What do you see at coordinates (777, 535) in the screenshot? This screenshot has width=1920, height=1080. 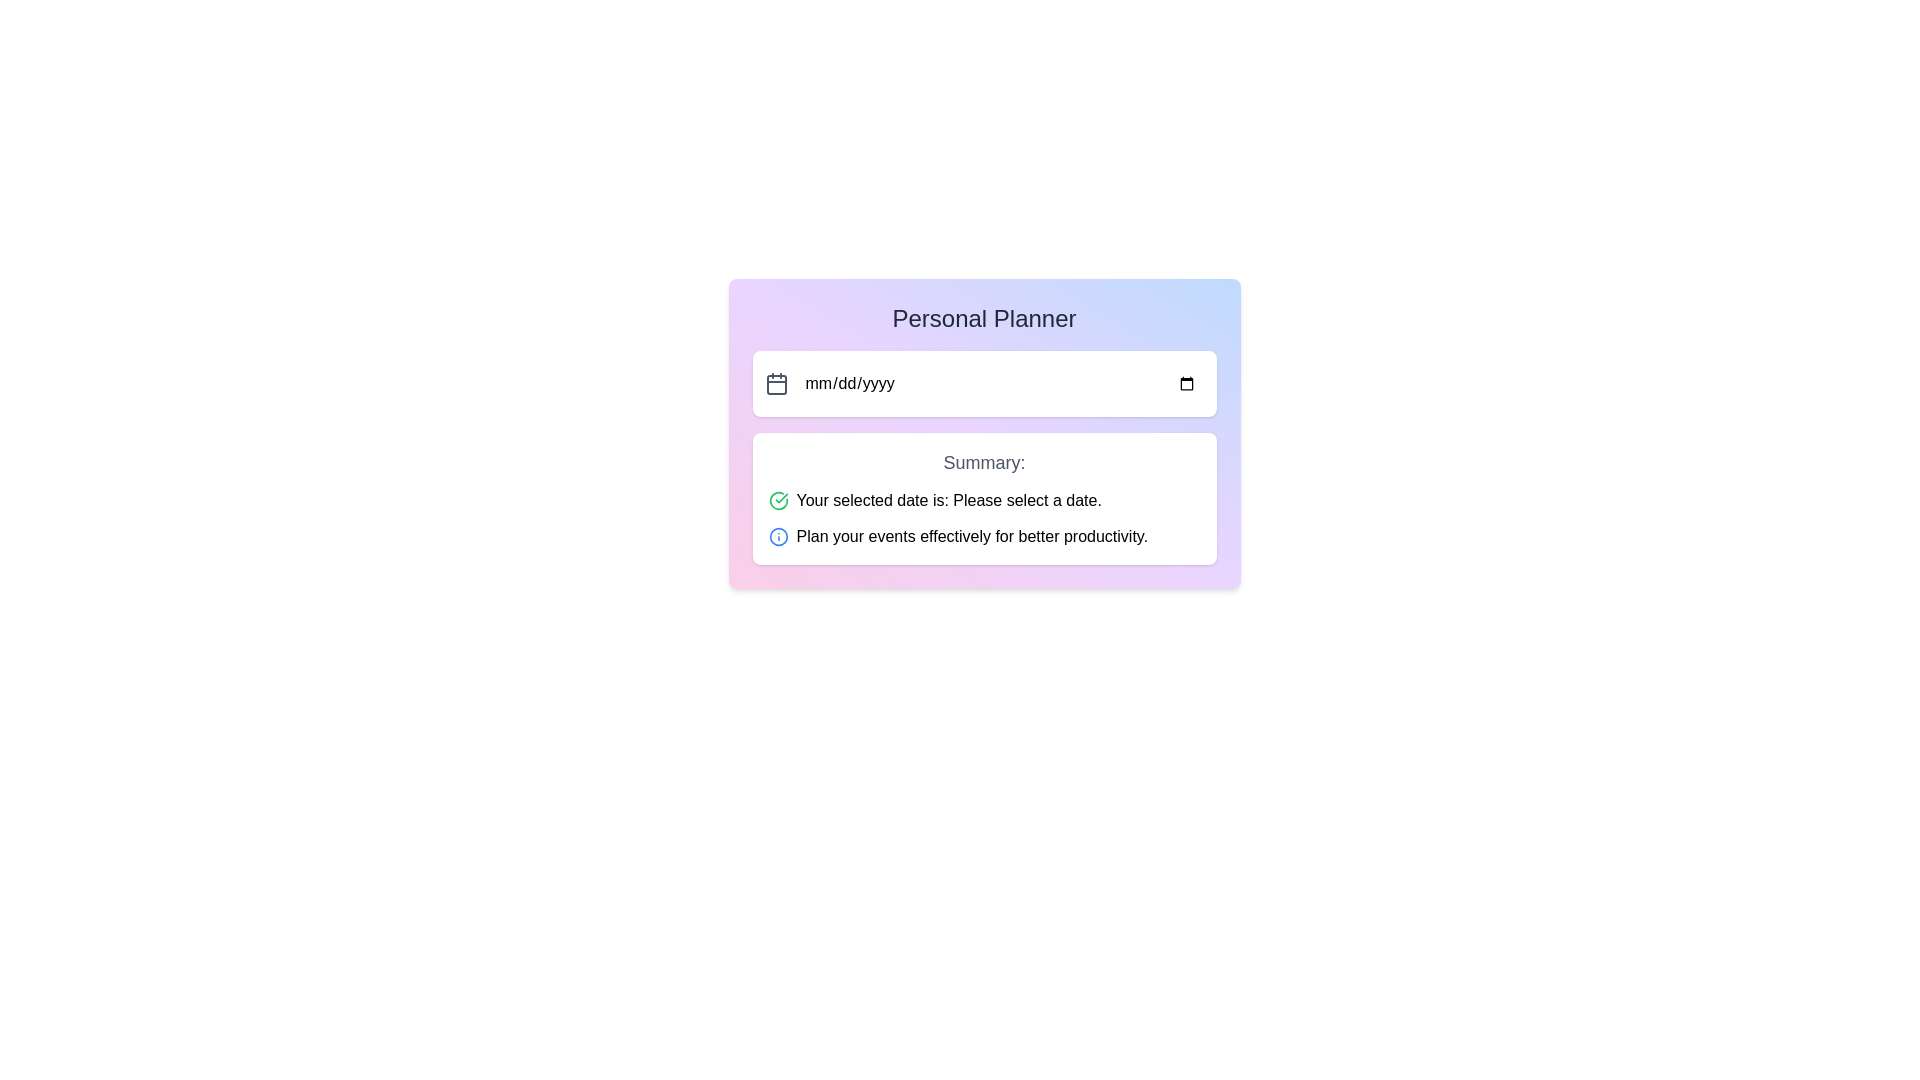 I see `the visual cue represented` at bounding box center [777, 535].